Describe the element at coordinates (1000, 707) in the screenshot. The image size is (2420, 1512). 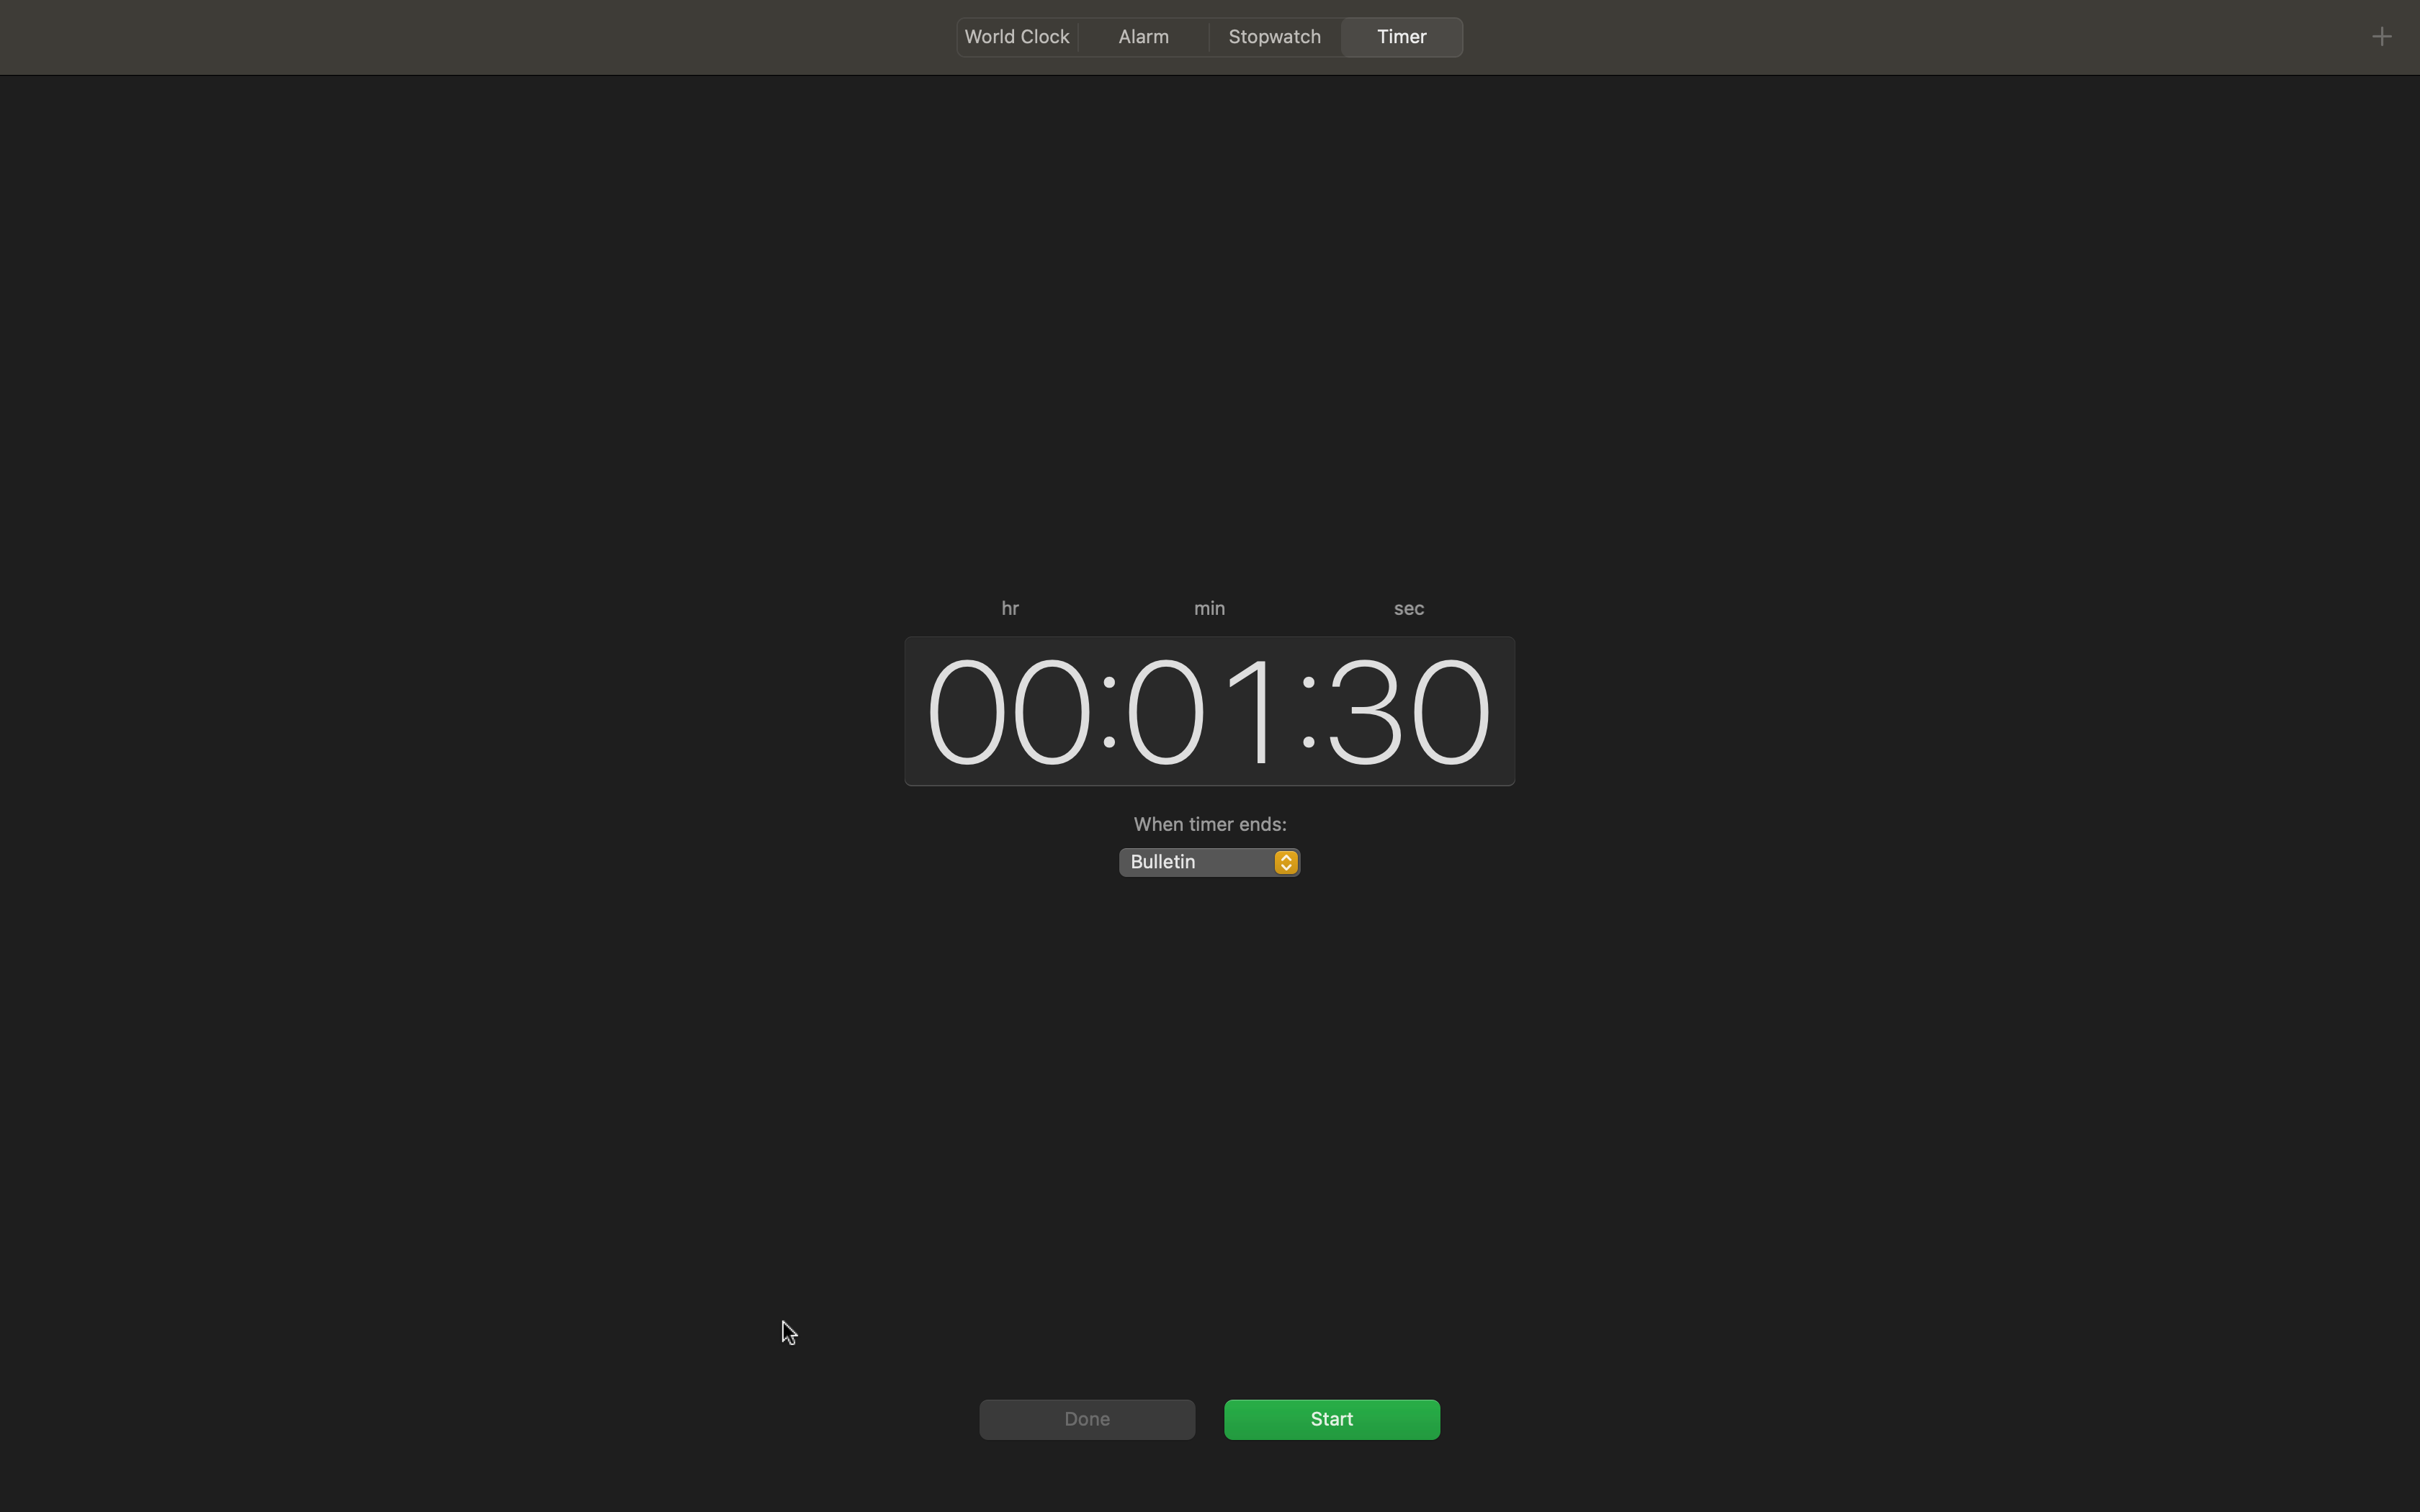
I see `the time as 3 hours` at that location.